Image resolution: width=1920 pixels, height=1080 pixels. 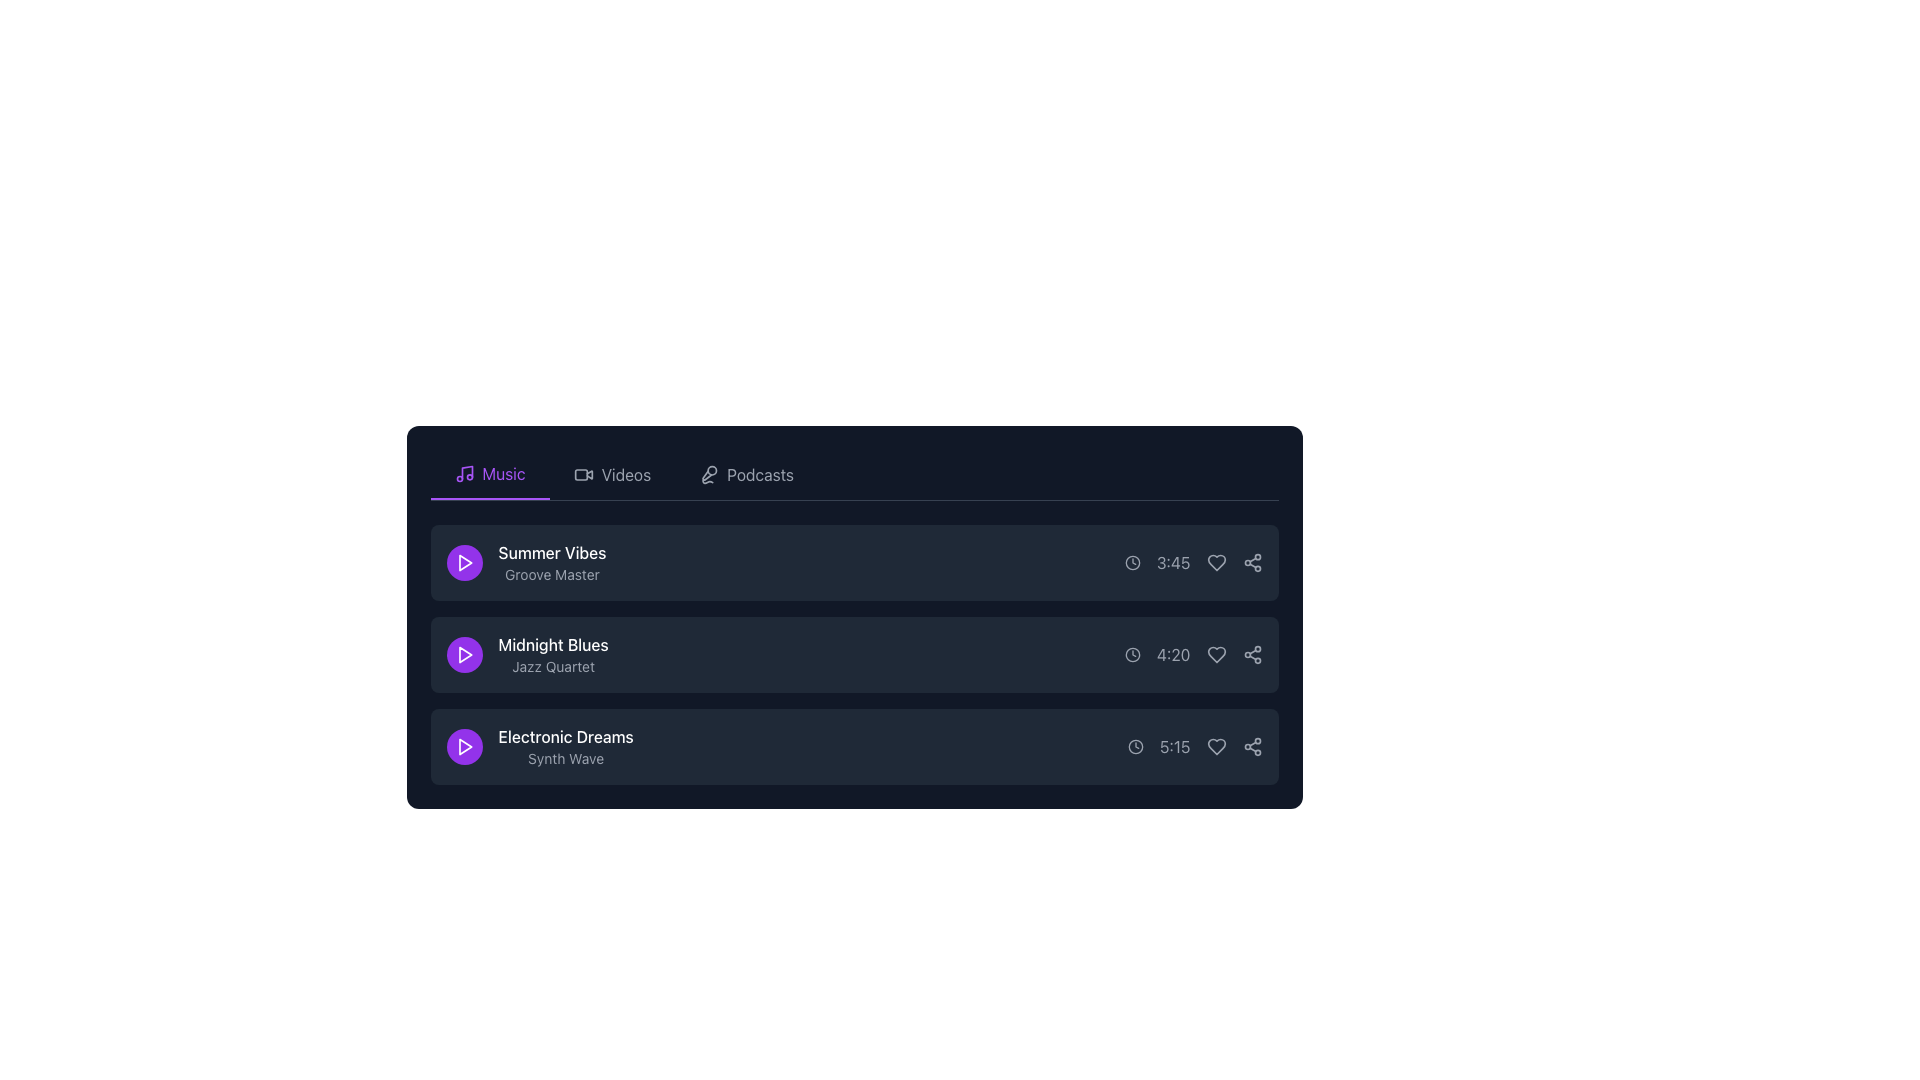 I want to click on the Podcasts icon located in the top navigation bar, positioned leftward of the 'Podcasts' text label, serving as a visual aid for the menu item, so click(x=709, y=474).